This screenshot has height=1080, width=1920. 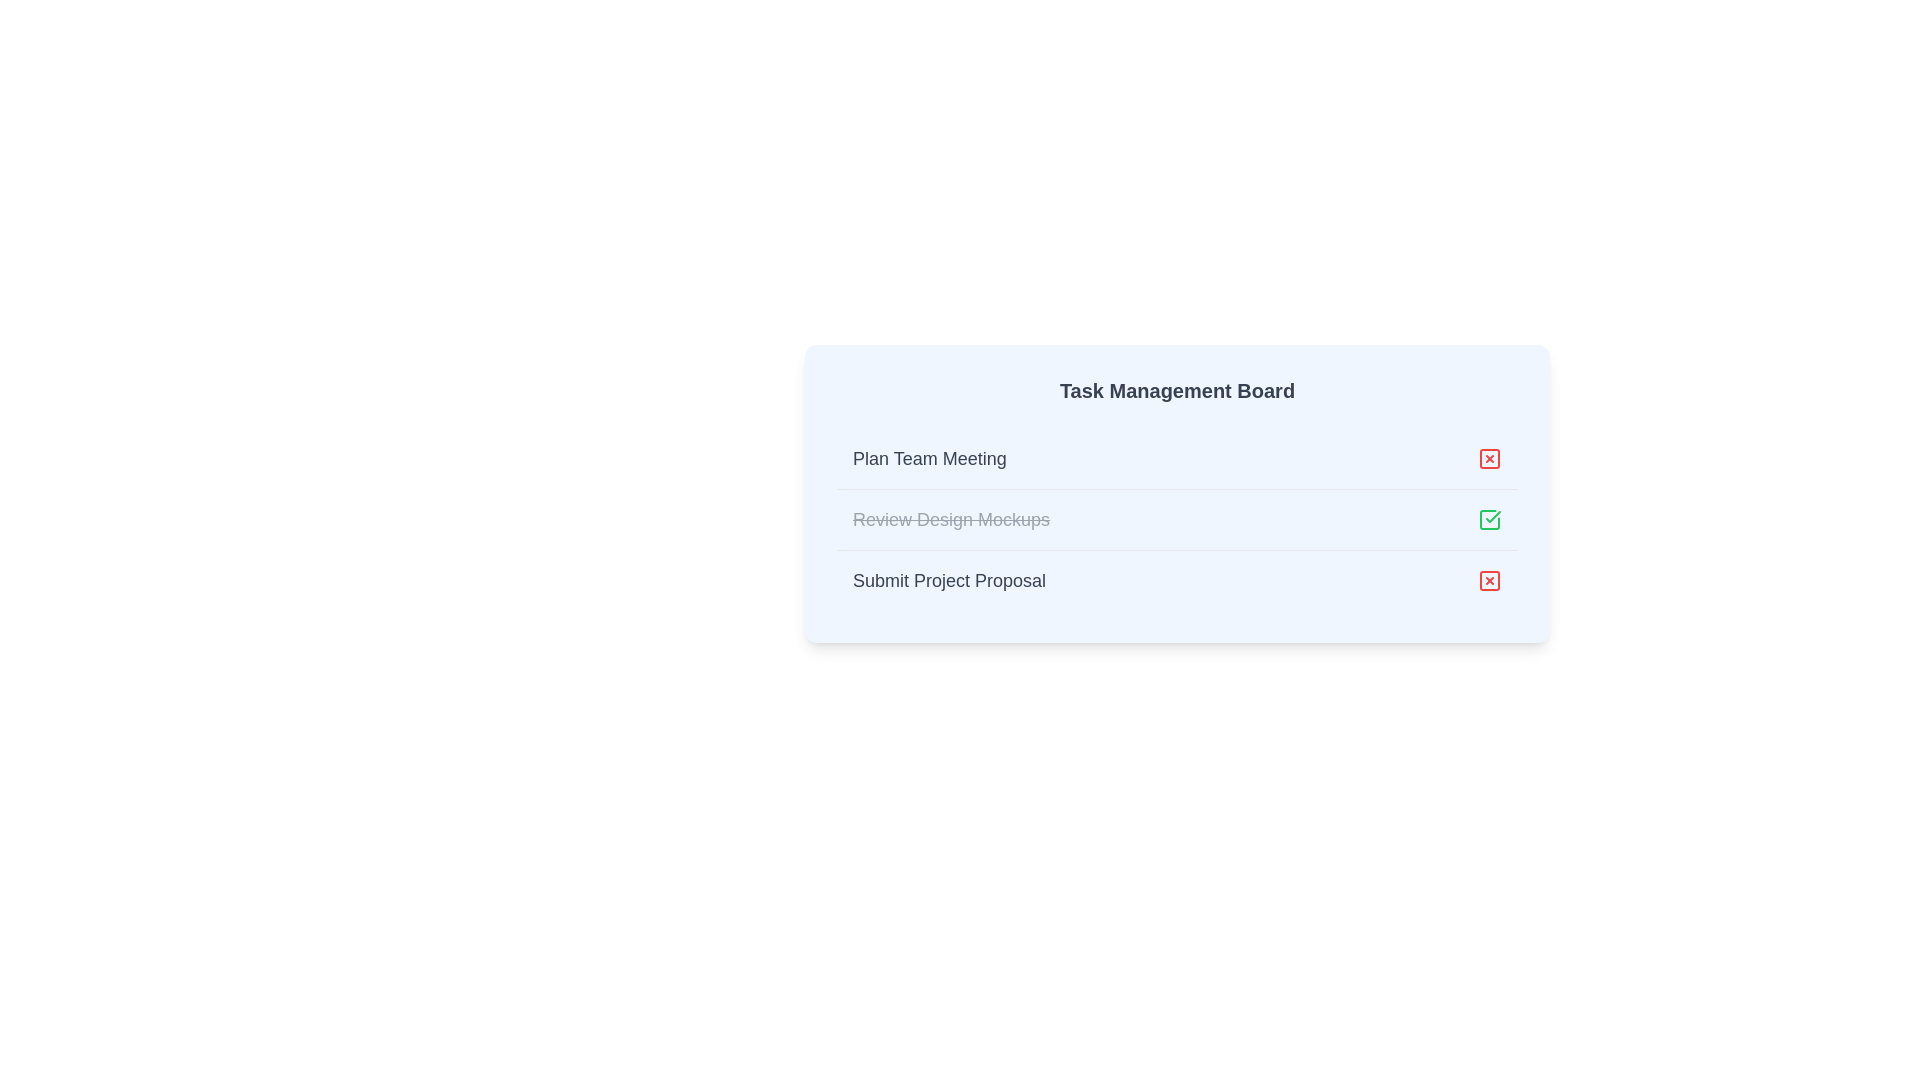 What do you see at coordinates (928, 459) in the screenshot?
I see `text of the task title label located in the task management interface, which is the first text entry in the vertical task list and aligned with a red 'X' icon` at bounding box center [928, 459].